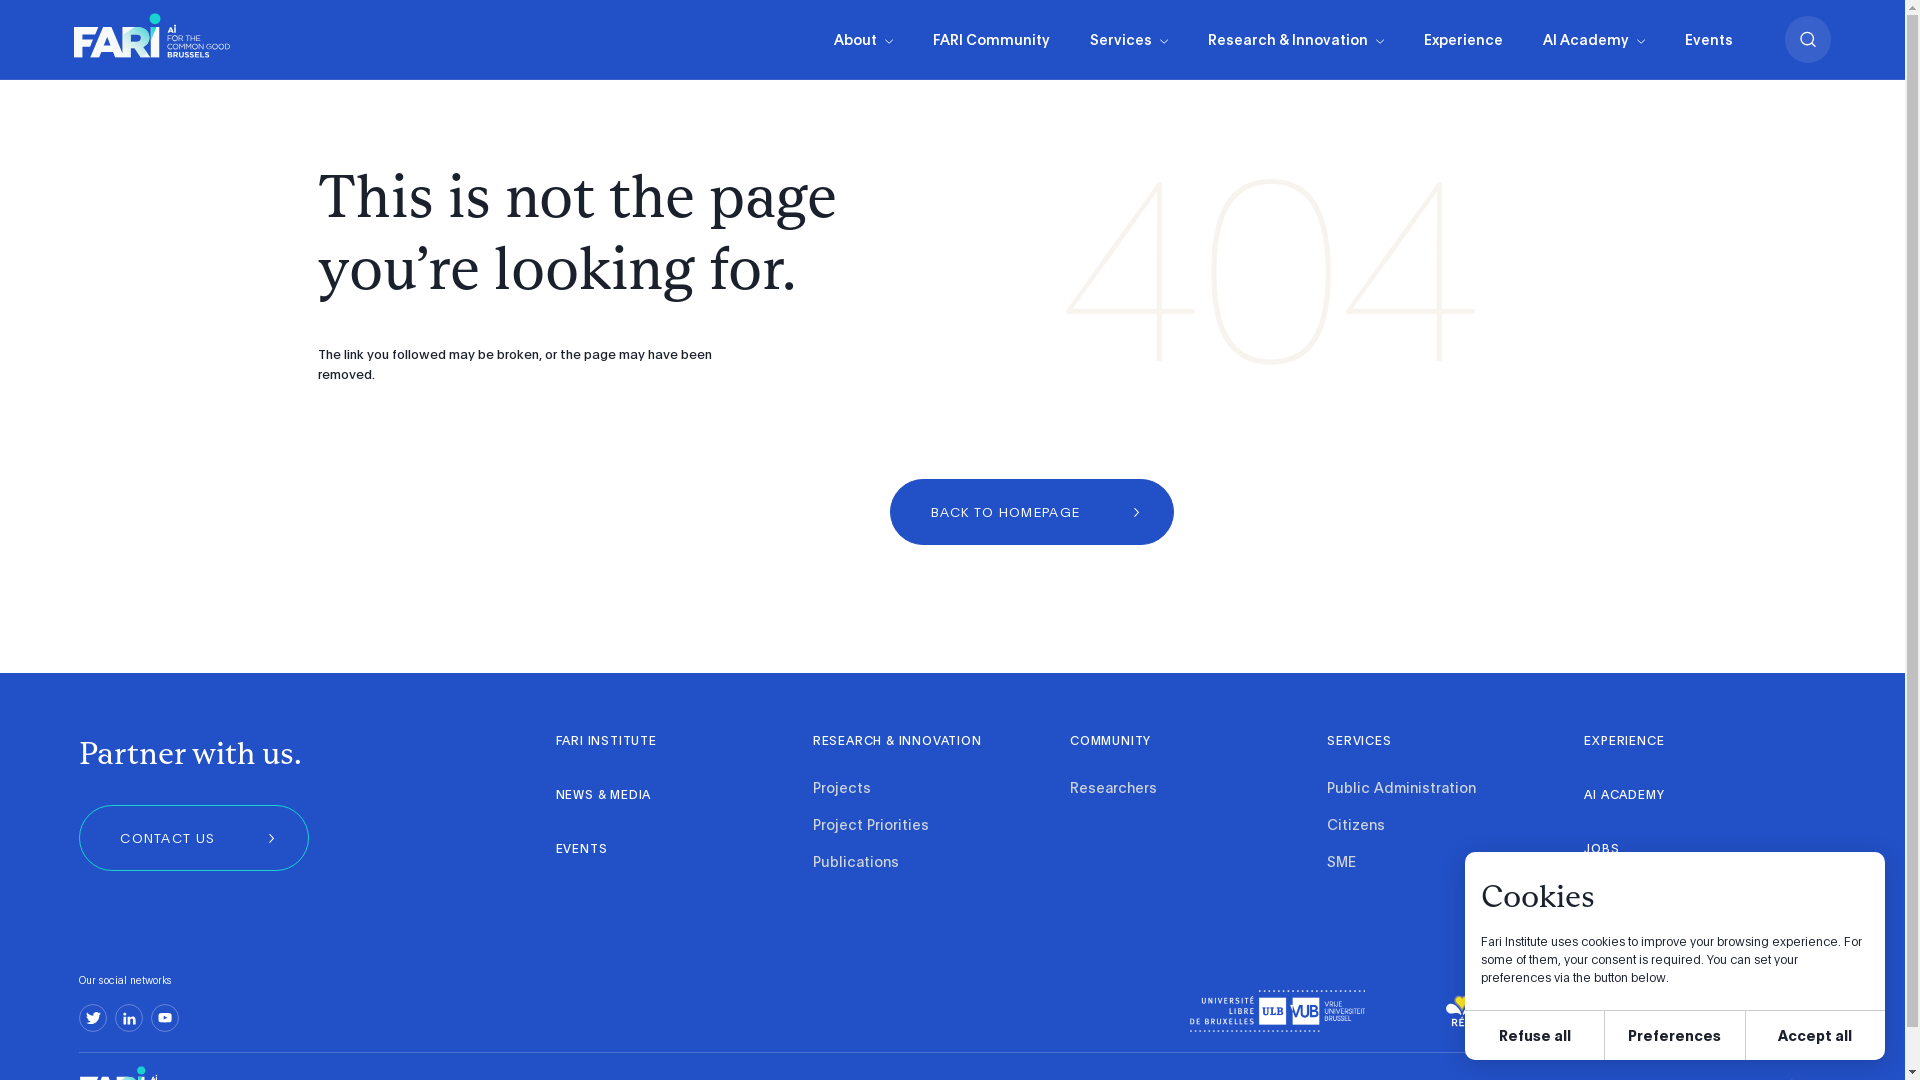 The height and width of the screenshot is (1080, 1920). Describe the element at coordinates (855, 862) in the screenshot. I see `'Publications'` at that location.